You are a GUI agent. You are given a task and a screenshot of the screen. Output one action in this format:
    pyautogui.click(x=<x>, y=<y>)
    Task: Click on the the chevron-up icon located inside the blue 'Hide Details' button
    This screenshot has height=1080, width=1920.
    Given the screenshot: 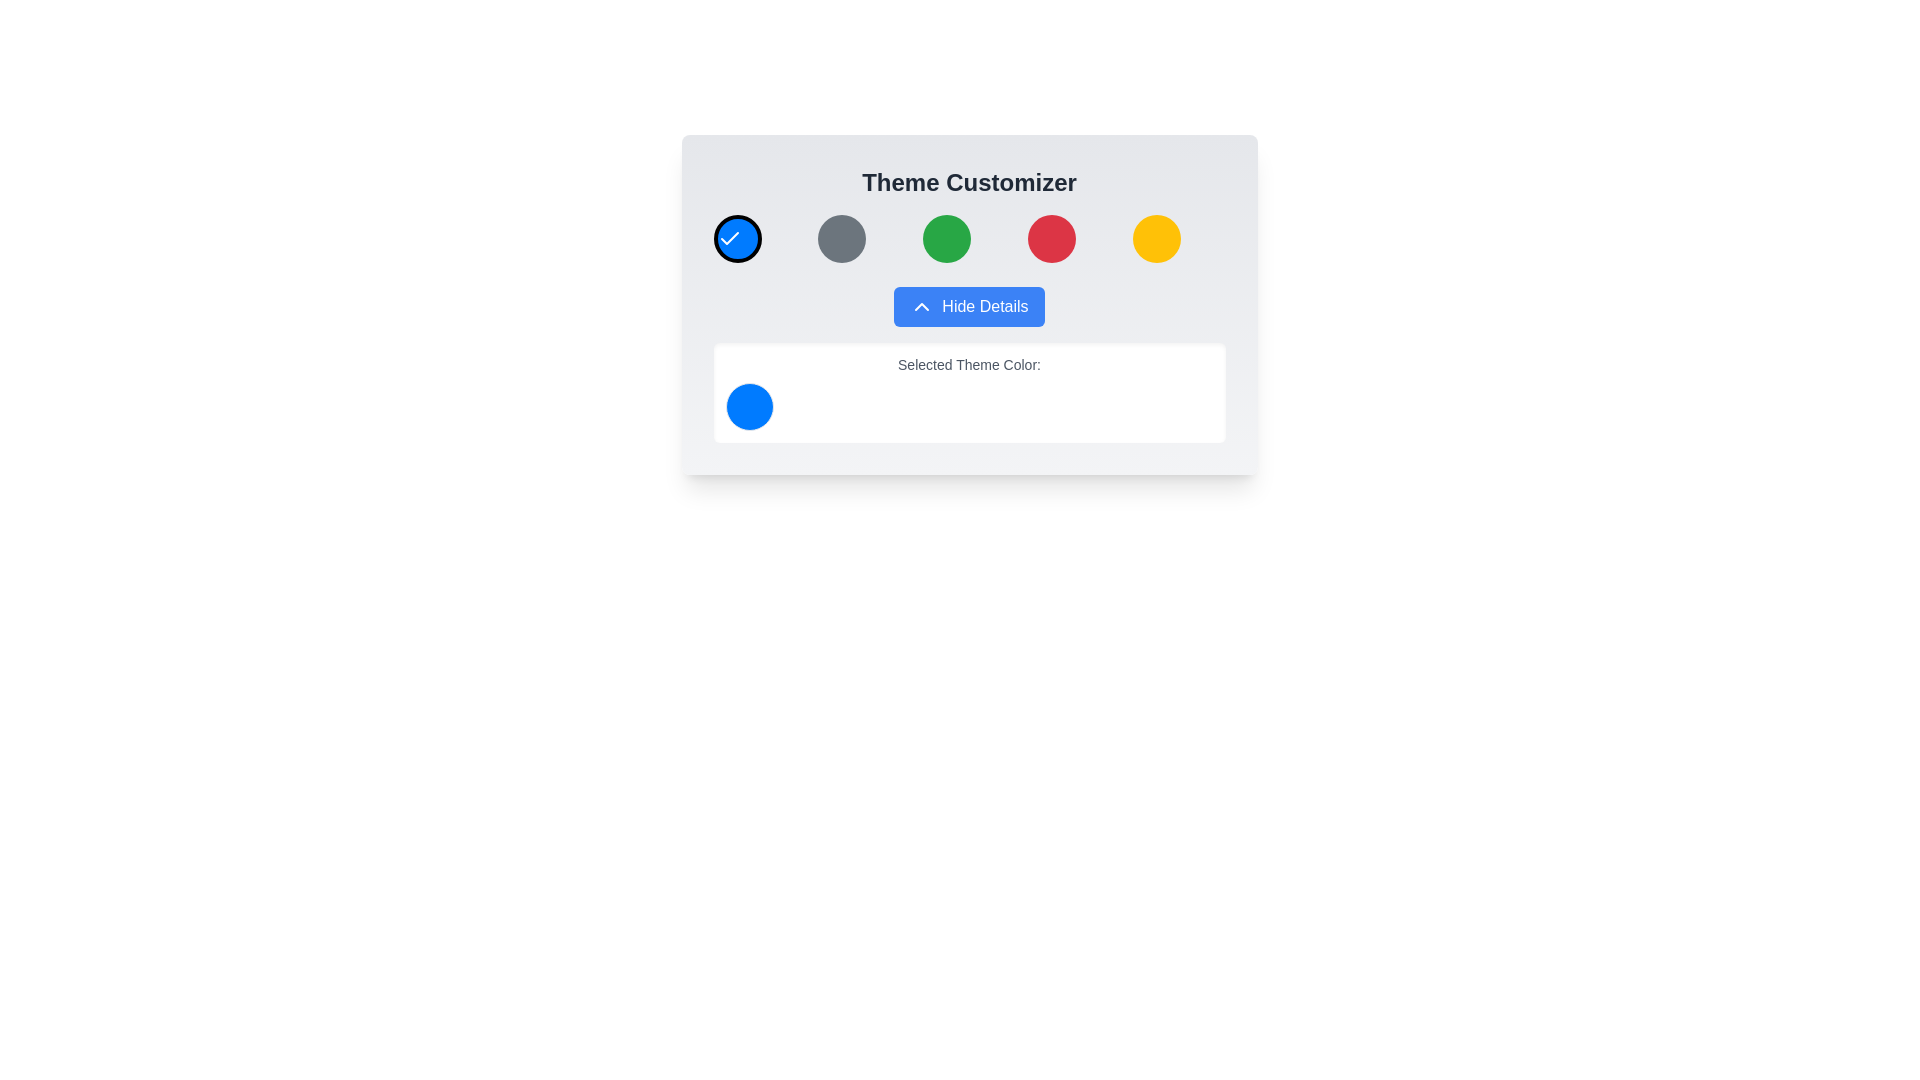 What is the action you would take?
    pyautogui.click(x=920, y=307)
    